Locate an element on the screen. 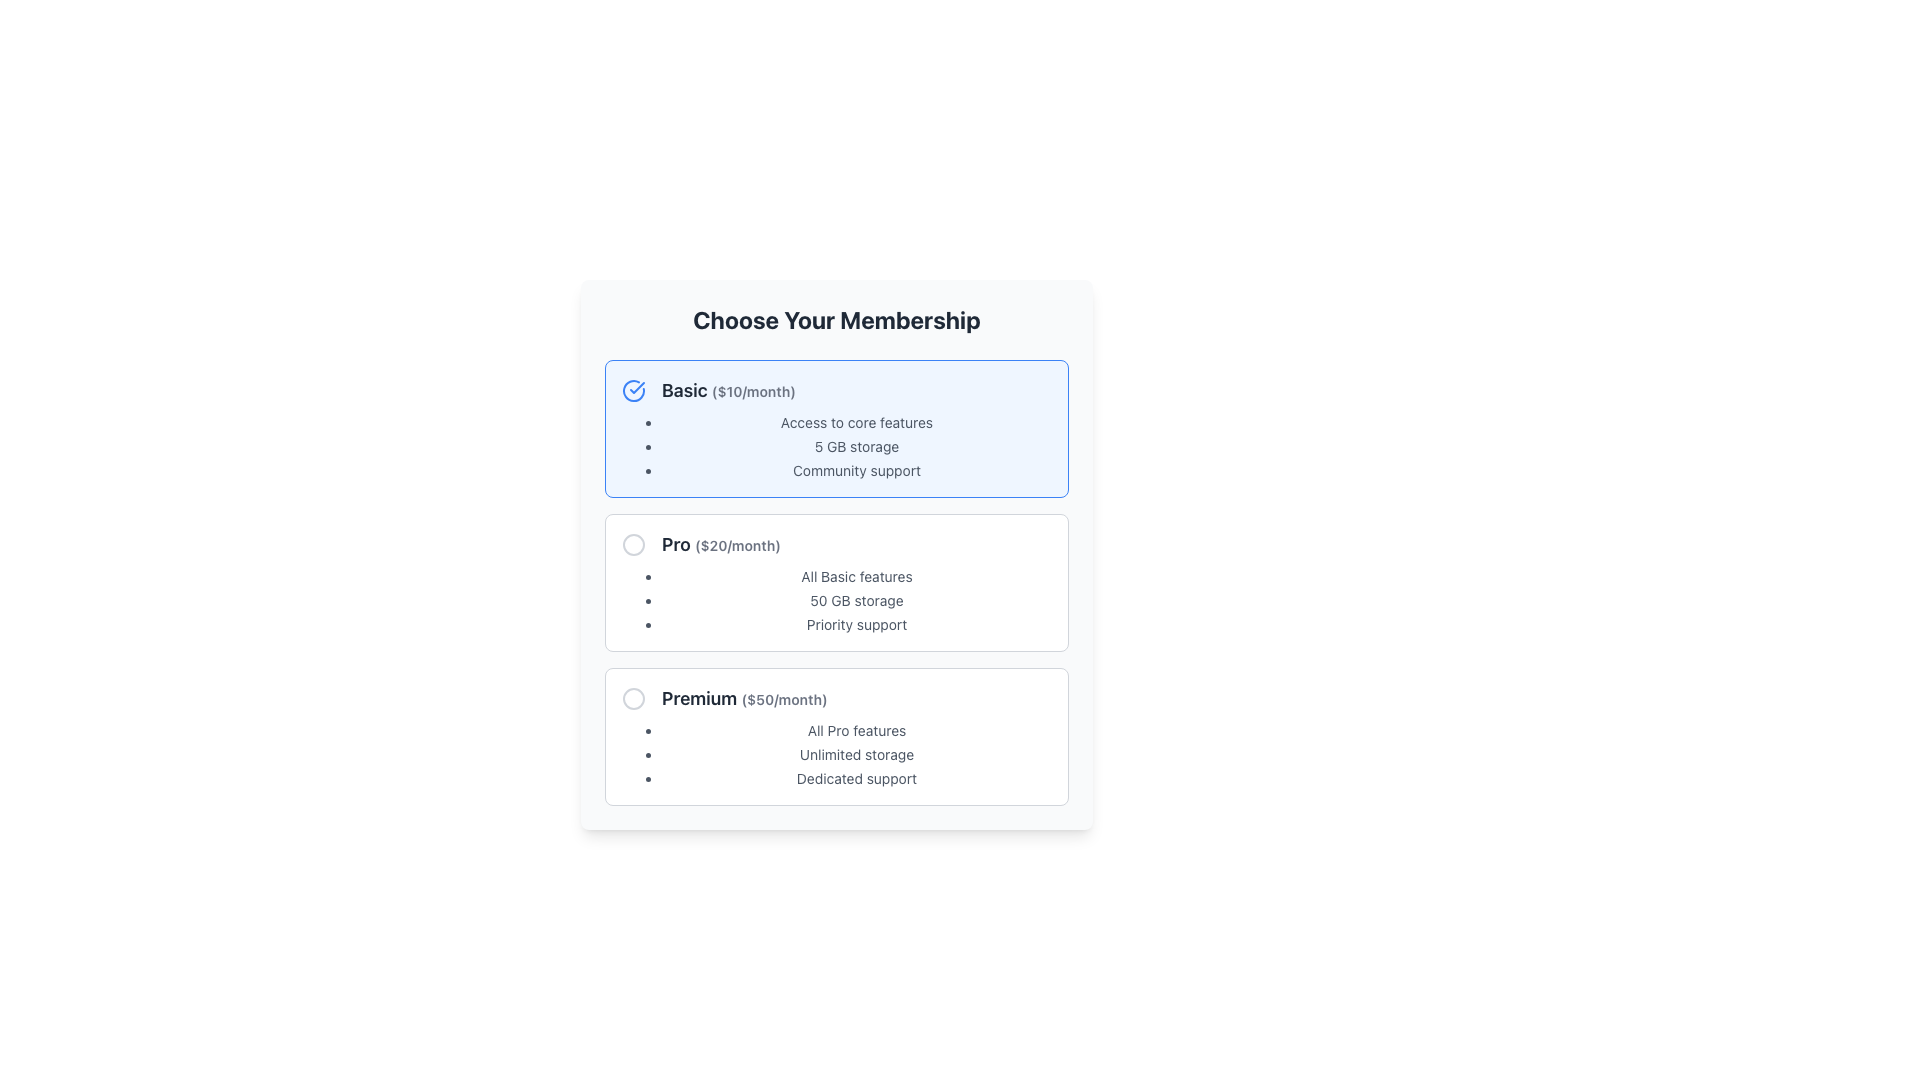  the text label indicating the features of the 'Pro' membership plan, which states it includes all features of the basic plan is located at coordinates (857, 577).